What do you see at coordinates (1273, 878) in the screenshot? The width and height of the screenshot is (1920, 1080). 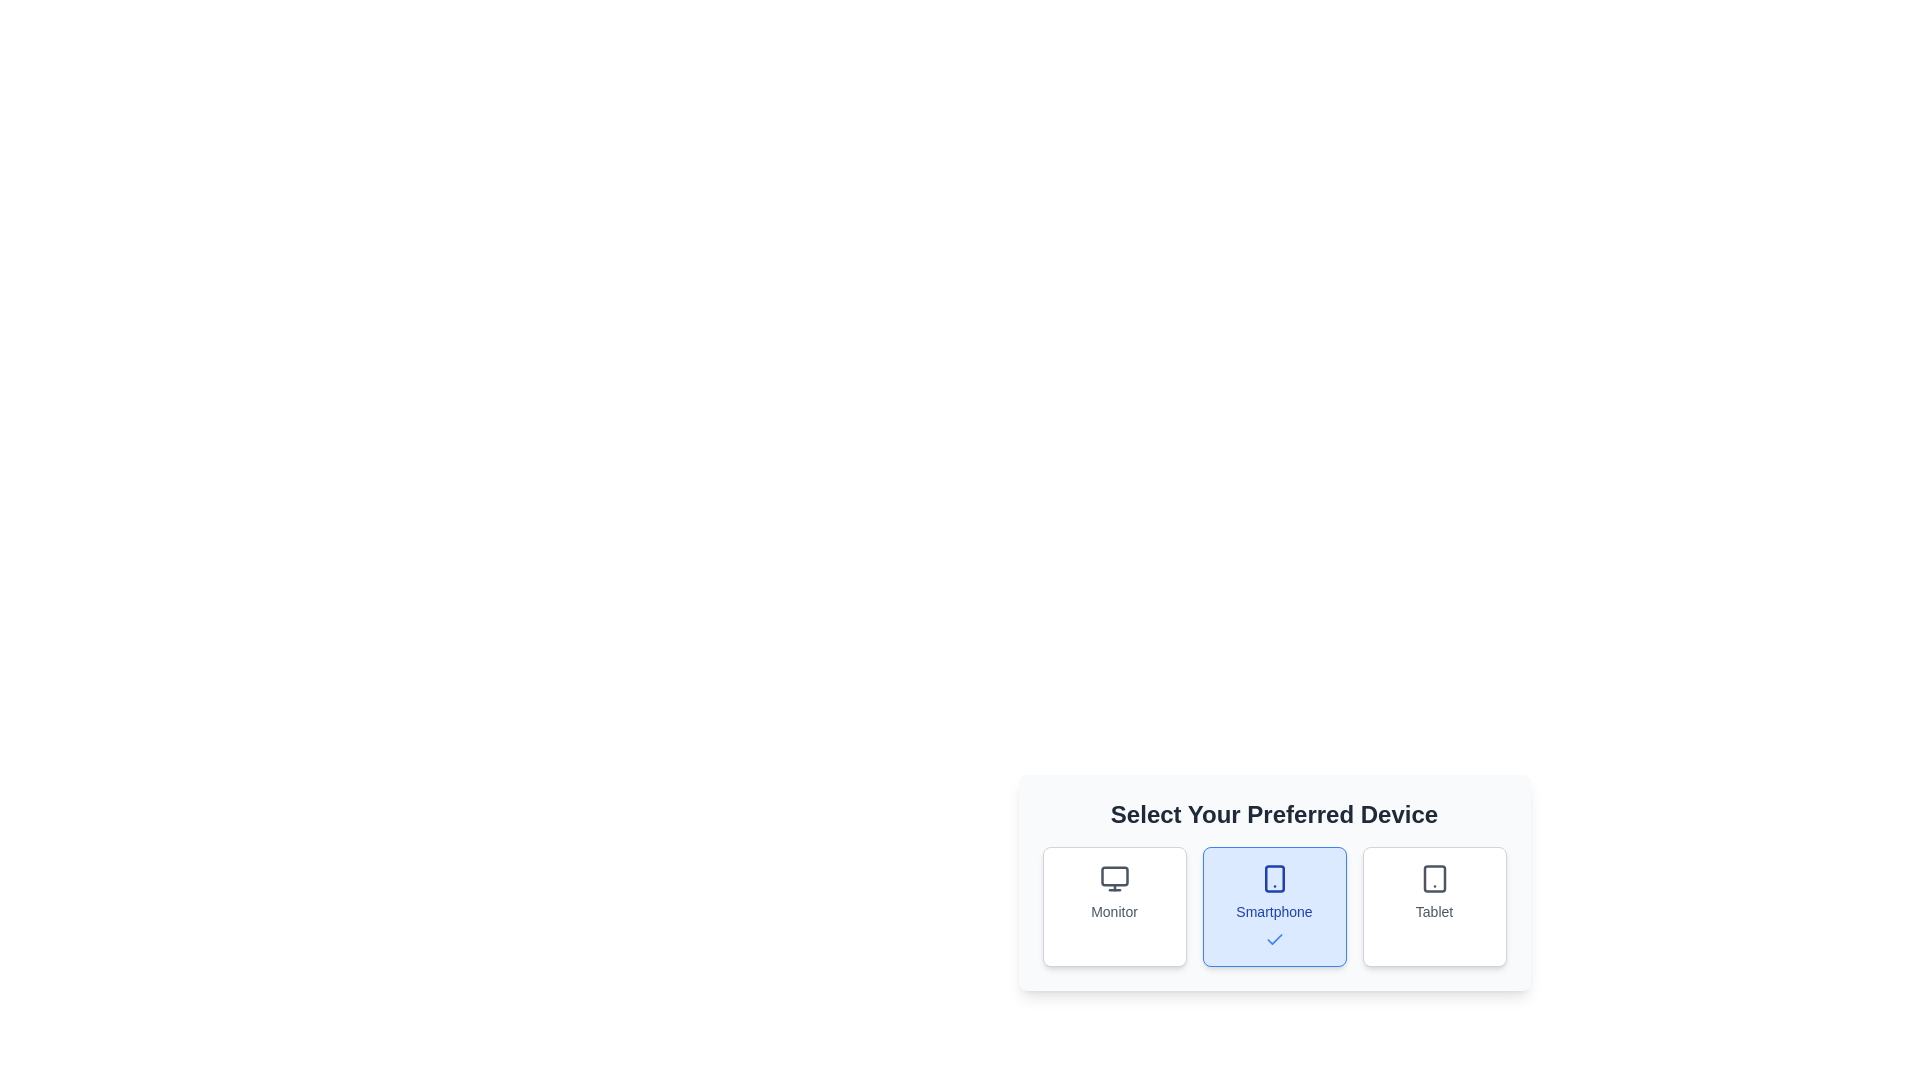 I see `the decorative component representing the smartphone option, which is a rectangular shape with rounded corners and is located within the blue highlighted button for the 'Smartphone' option` at bounding box center [1273, 878].